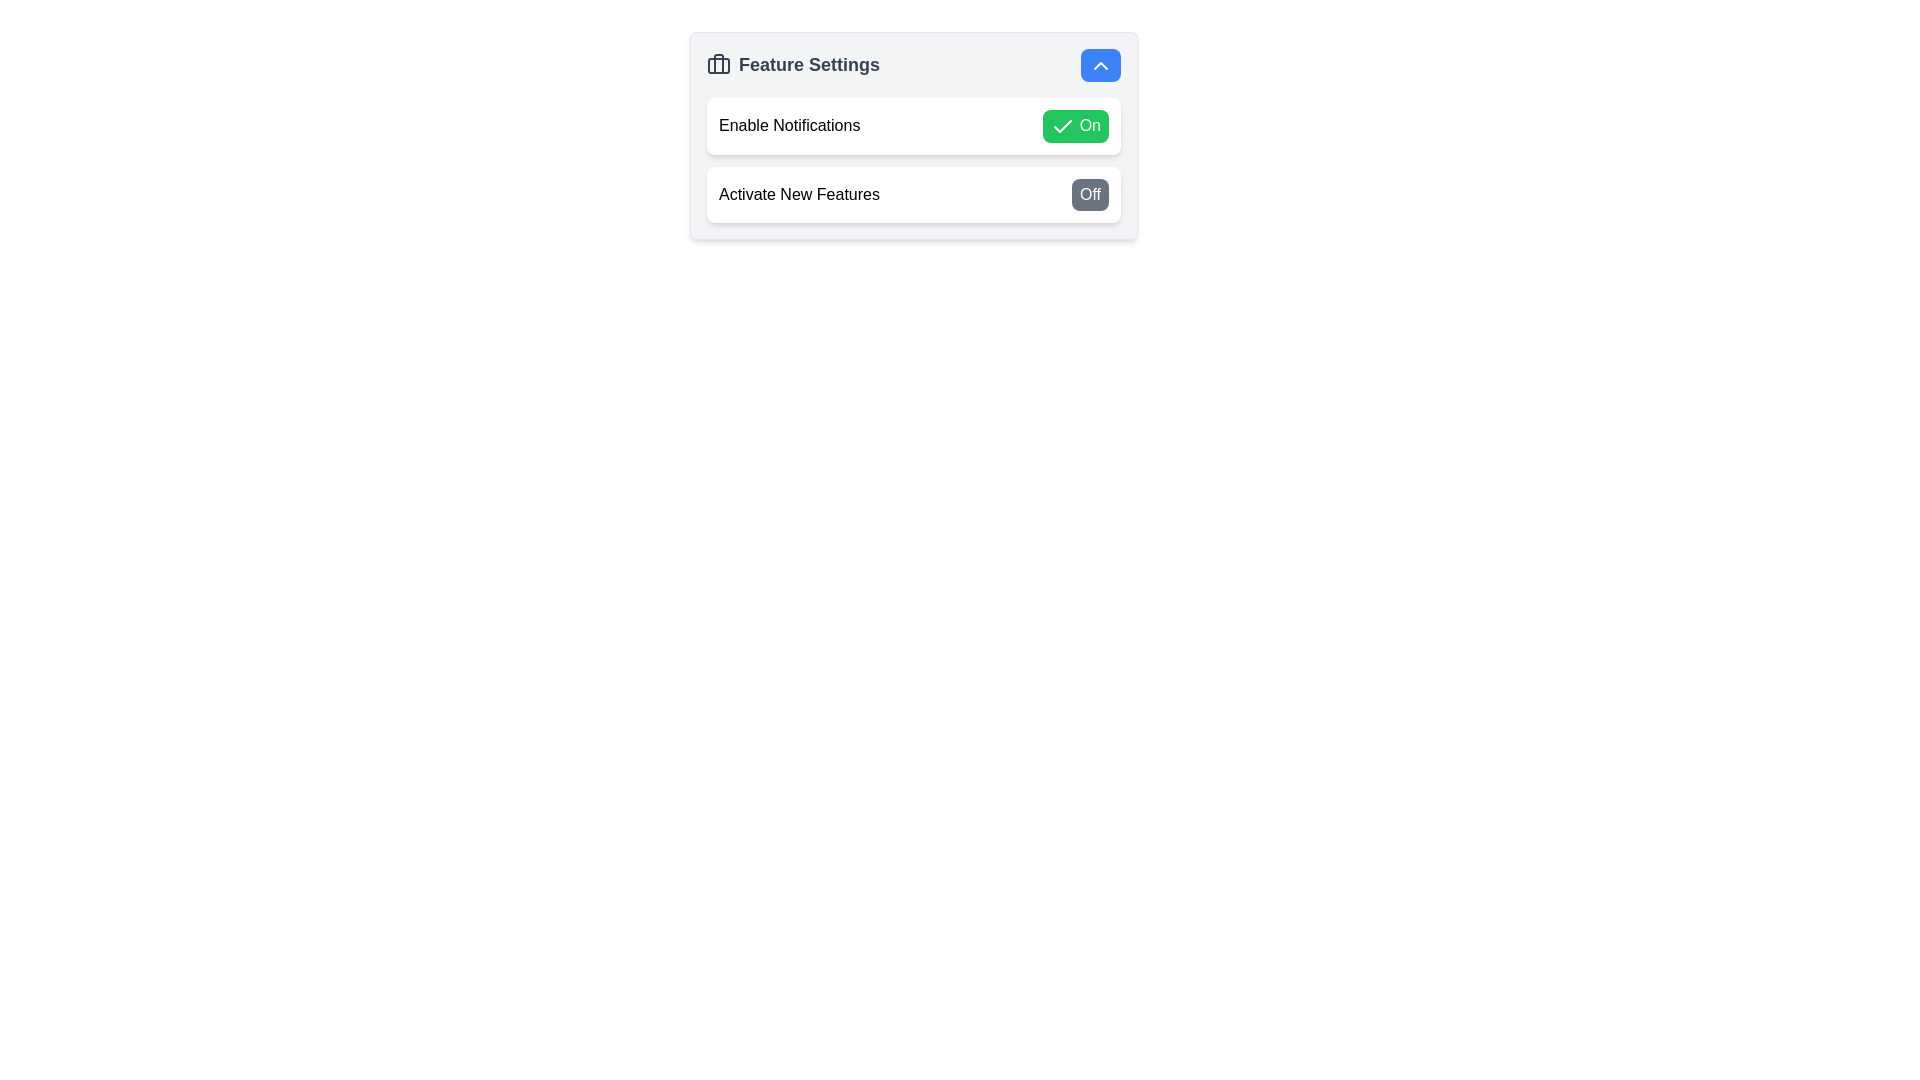 This screenshot has width=1920, height=1080. I want to click on the icon indicating the enabled state of the 'Enable Notifications' toggle button, which is located inside the small green circle of the toggle button labeled 'On' in the settings panel, so click(1062, 126).